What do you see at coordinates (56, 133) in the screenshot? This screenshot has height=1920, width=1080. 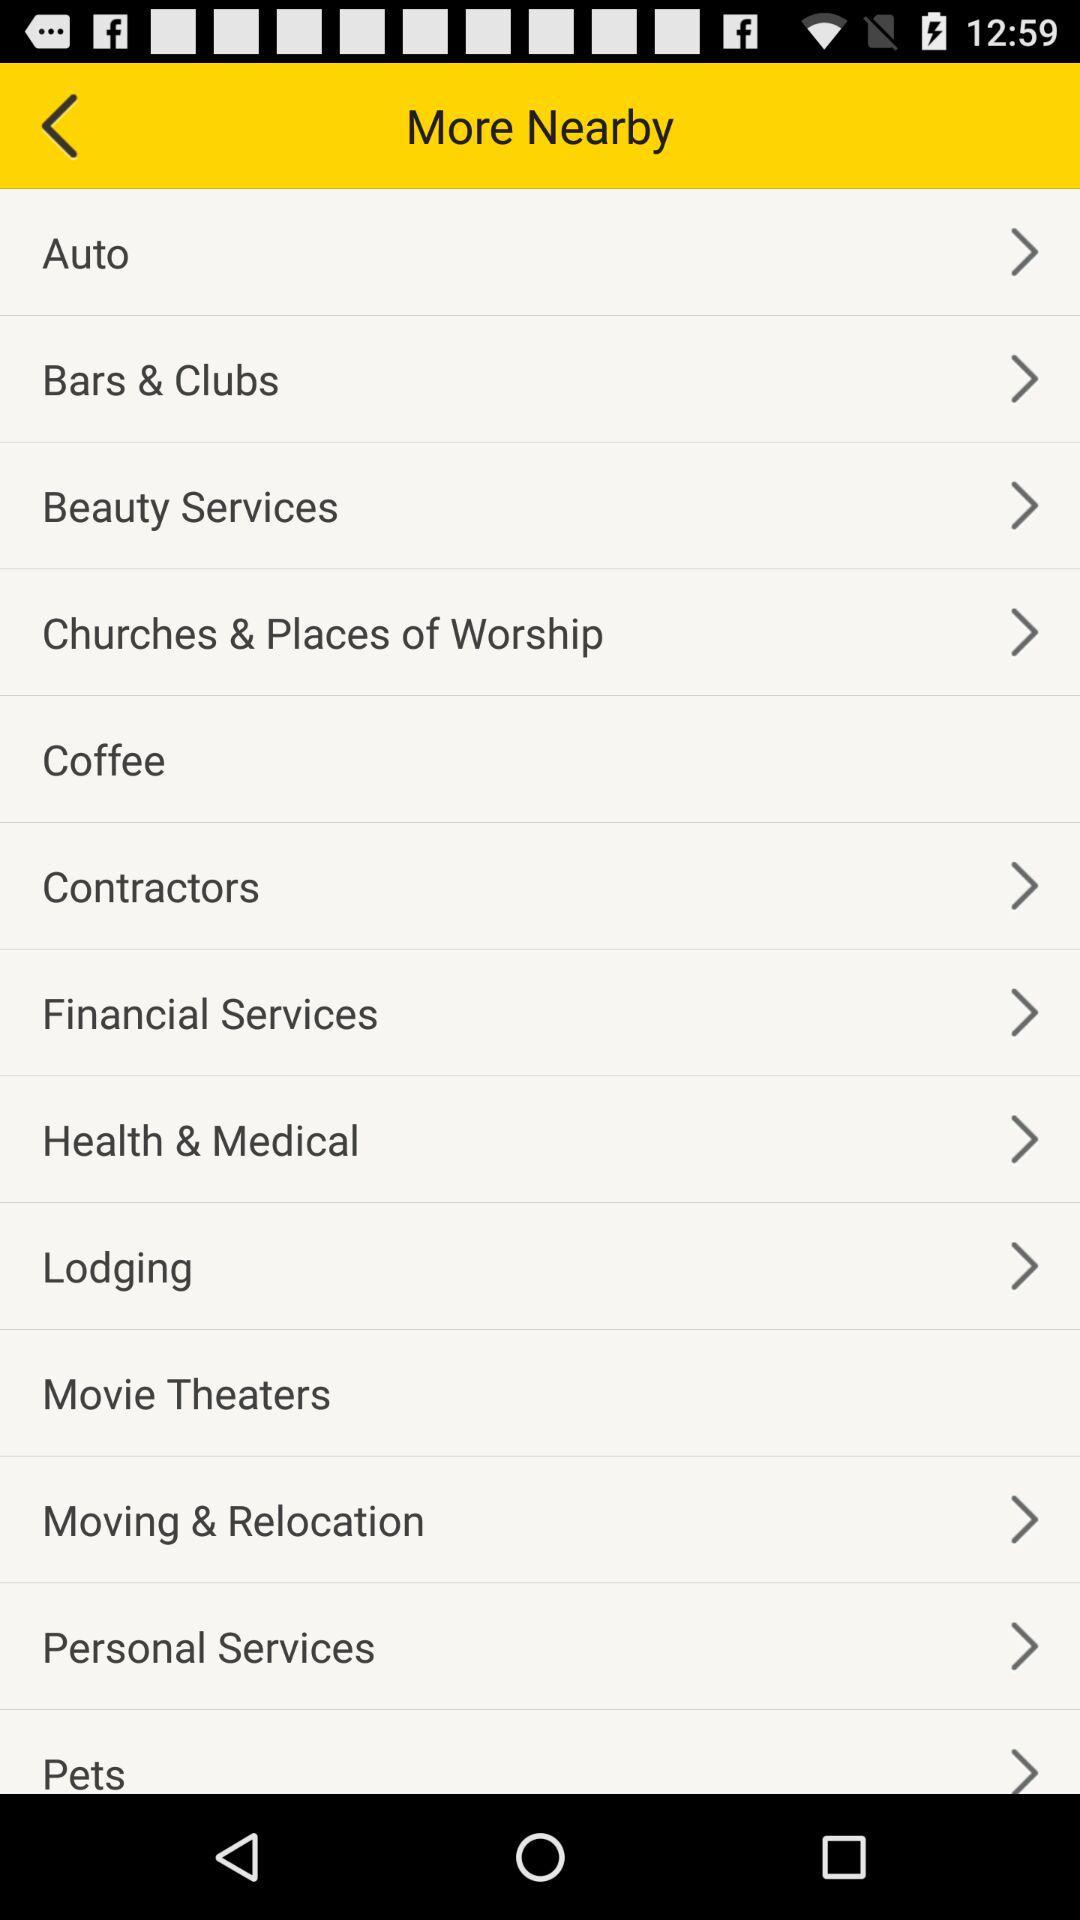 I see `the arrow_backward icon` at bounding box center [56, 133].